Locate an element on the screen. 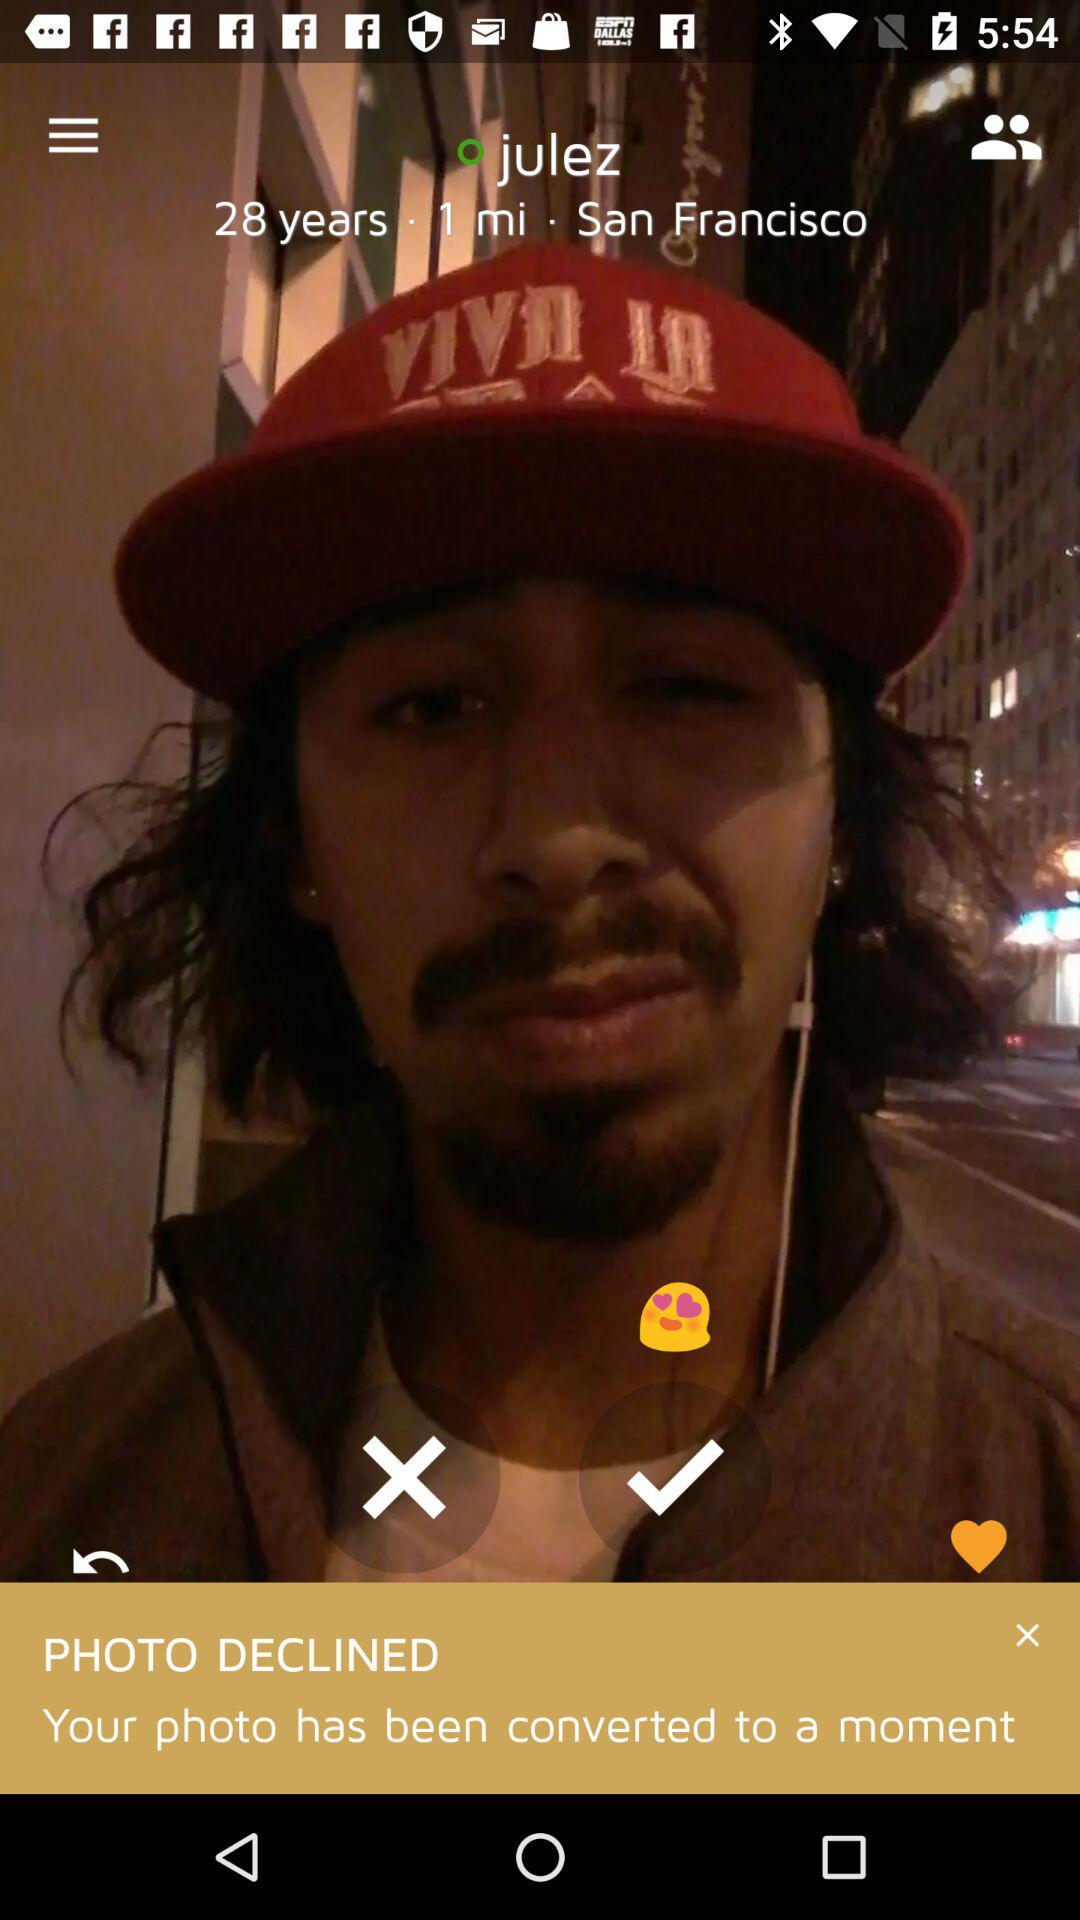 The height and width of the screenshot is (1920, 1080). the close icon is located at coordinates (1027, 1635).